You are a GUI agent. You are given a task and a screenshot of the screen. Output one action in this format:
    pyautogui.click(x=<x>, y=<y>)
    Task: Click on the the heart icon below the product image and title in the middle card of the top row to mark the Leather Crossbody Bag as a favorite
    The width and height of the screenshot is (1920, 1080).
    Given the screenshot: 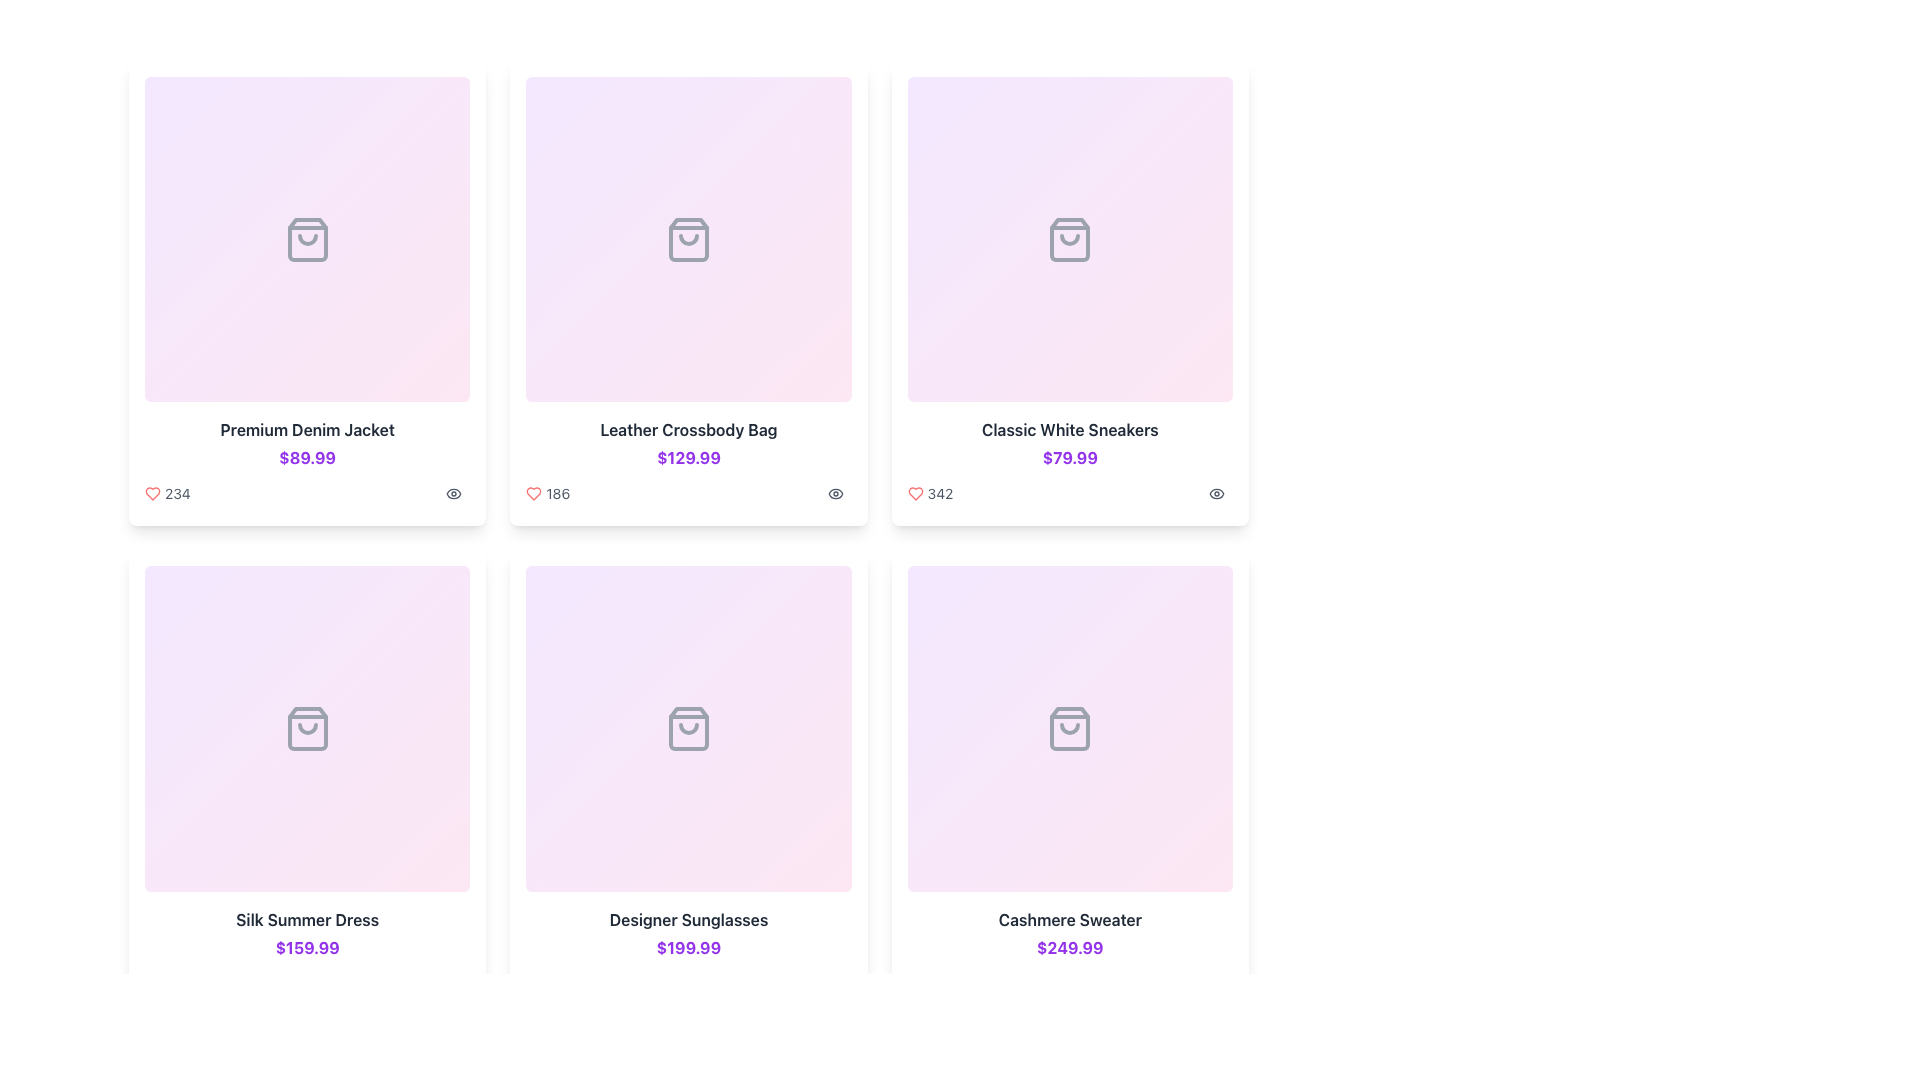 What is the action you would take?
    pyautogui.click(x=534, y=494)
    